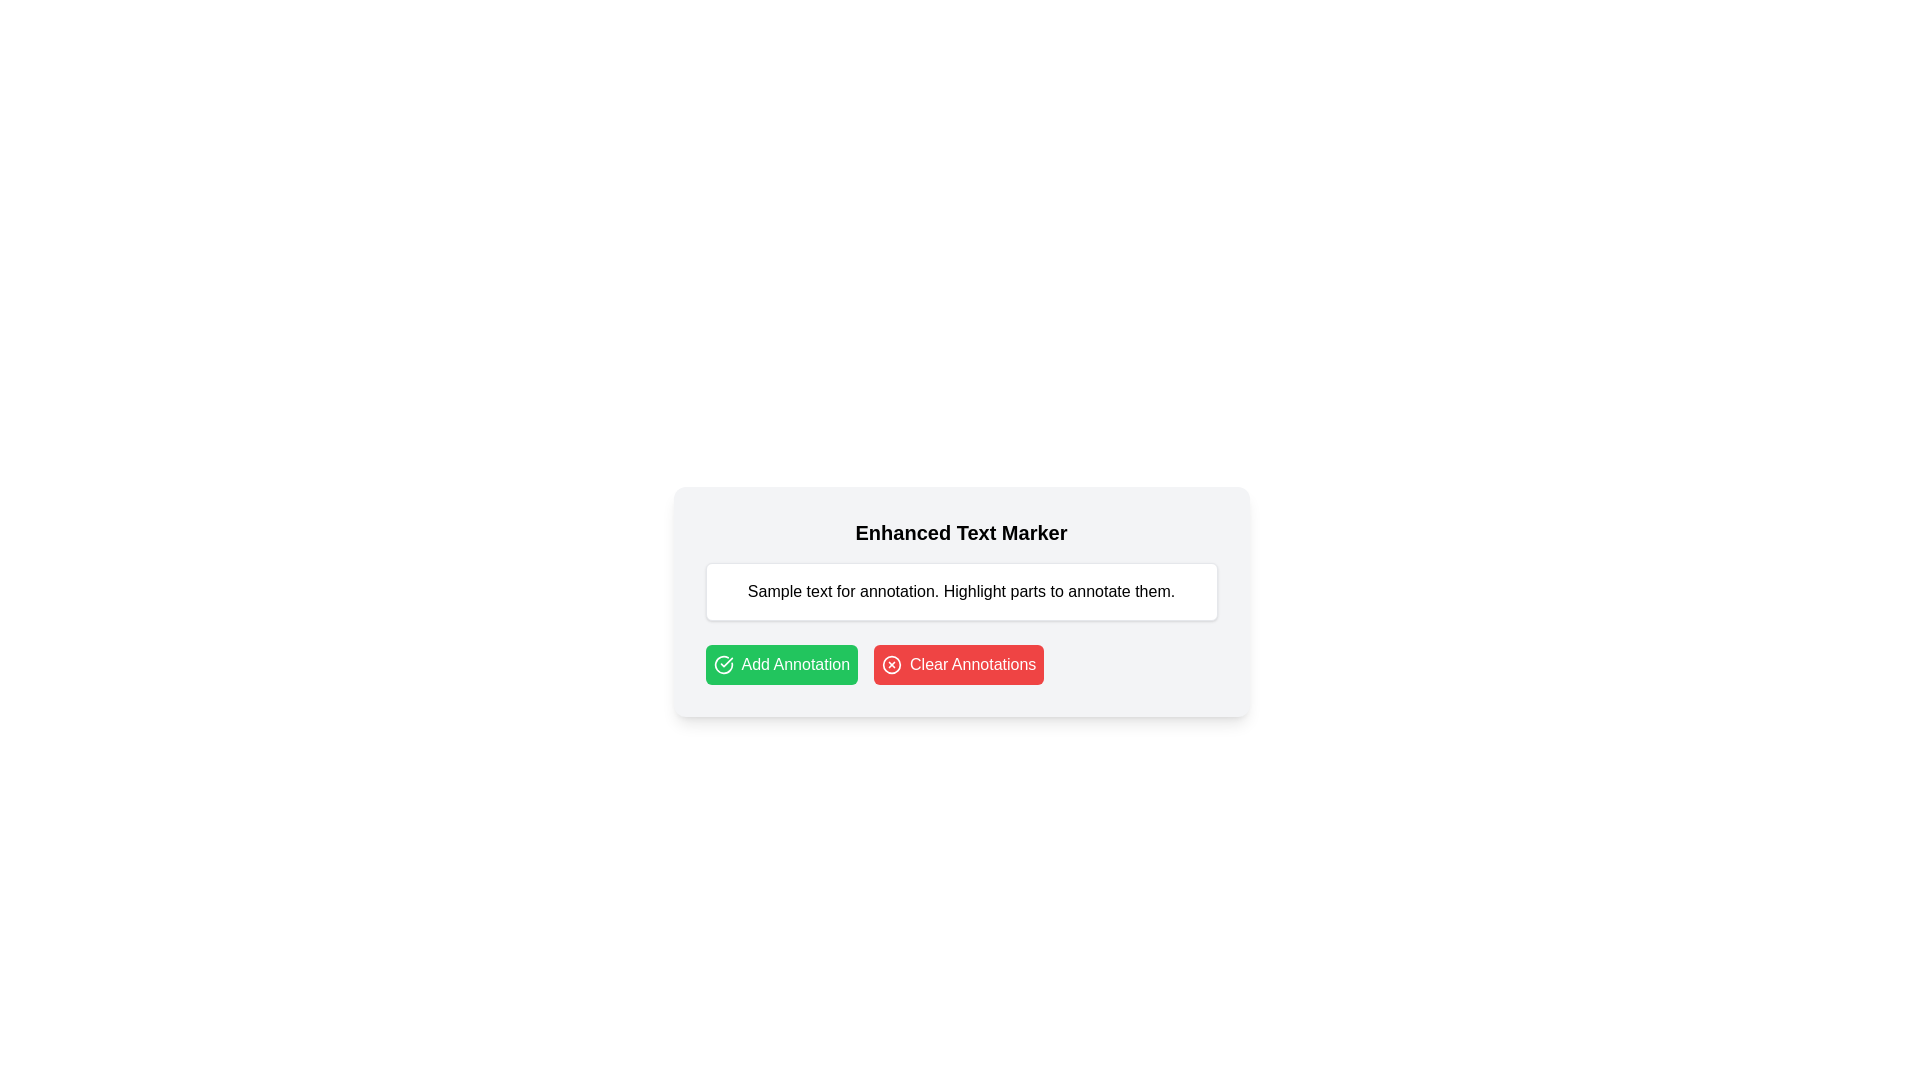  I want to click on the character 'a' in the word 'parts', which is displayed in a white box beneath the heading 'Enhanced Text Marker', so click(1023, 590).